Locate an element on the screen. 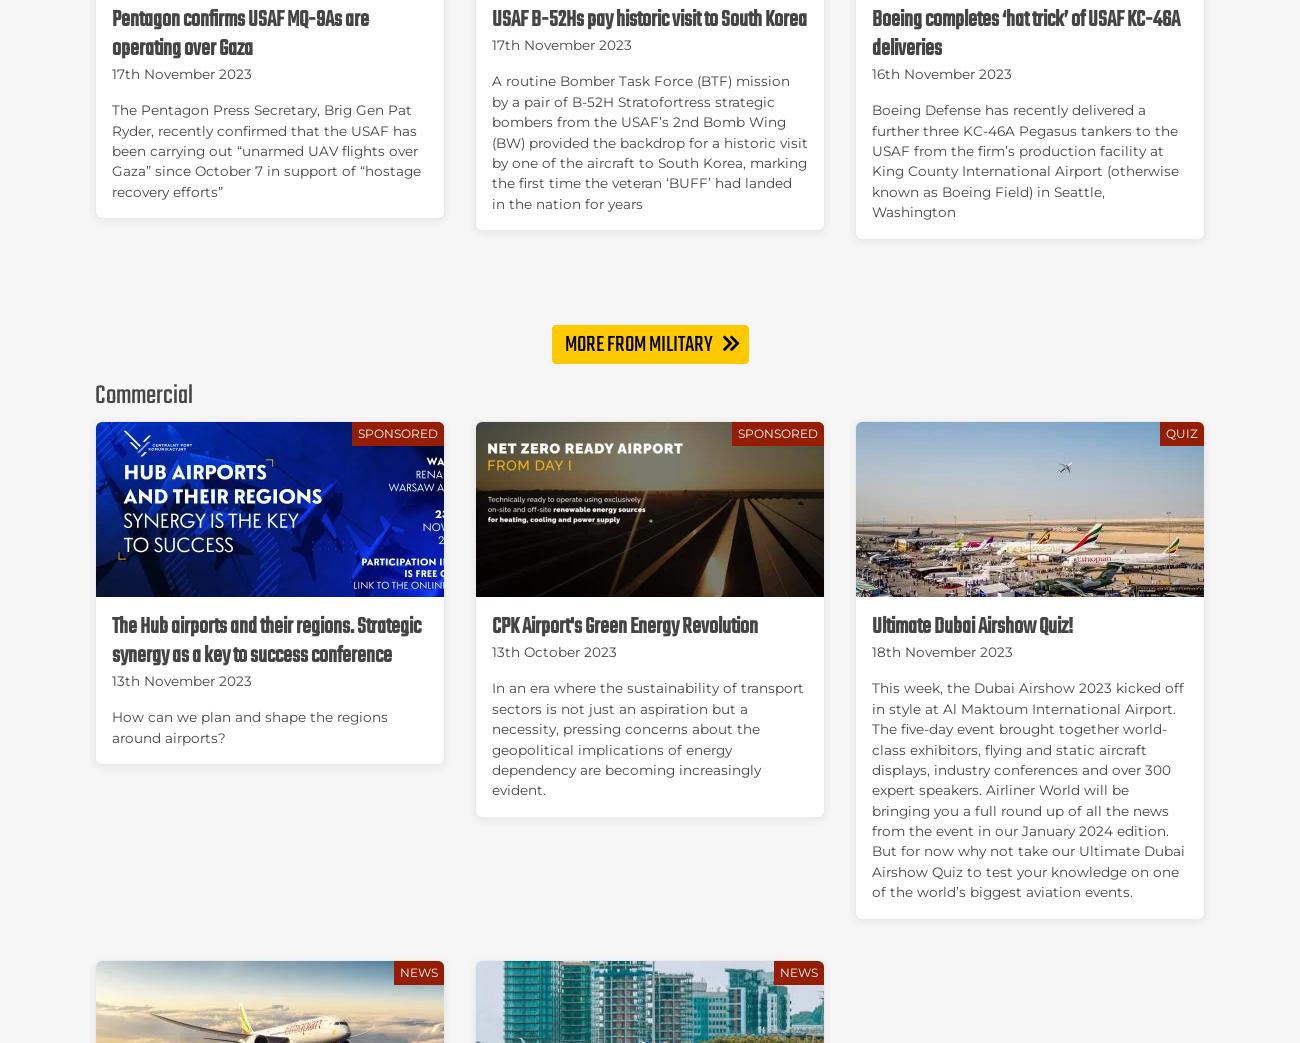  '16th November 2023' is located at coordinates (870, 72).